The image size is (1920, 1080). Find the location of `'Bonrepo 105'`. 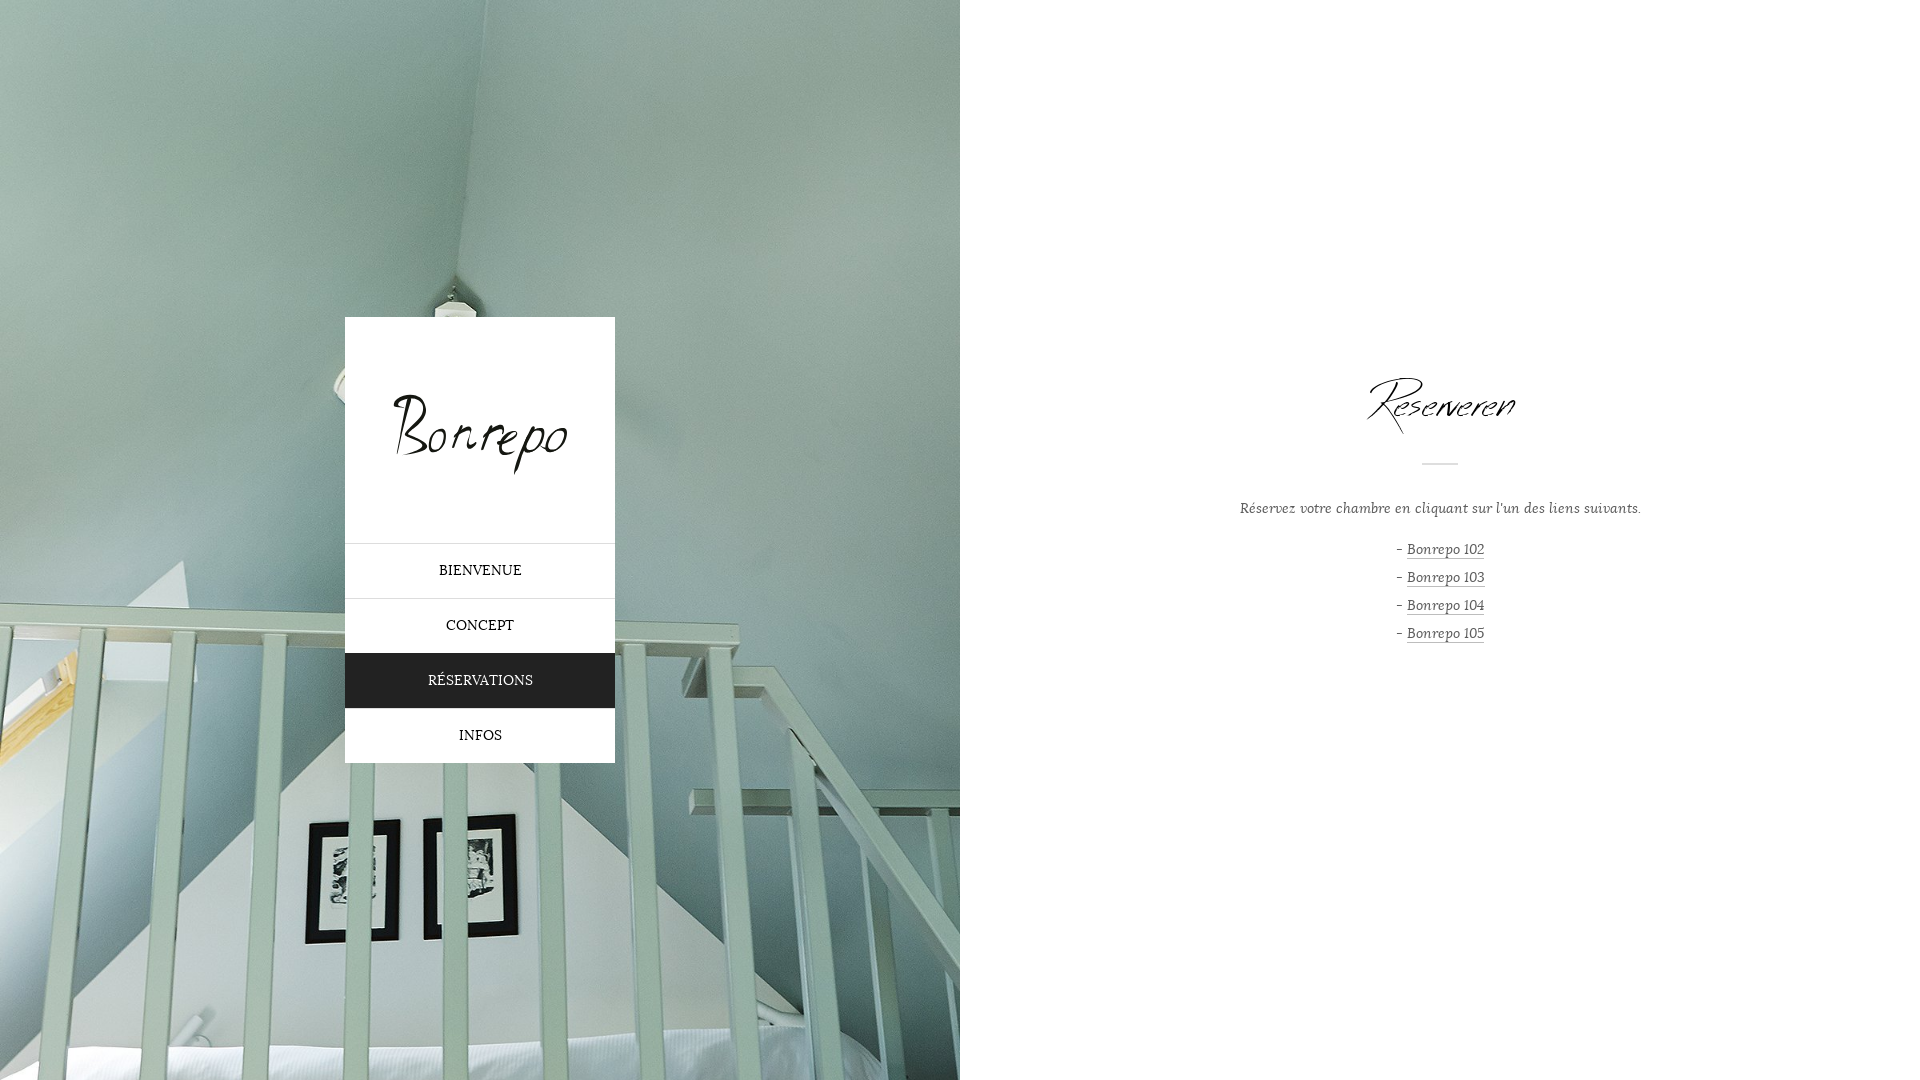

'Bonrepo 105' is located at coordinates (1445, 632).